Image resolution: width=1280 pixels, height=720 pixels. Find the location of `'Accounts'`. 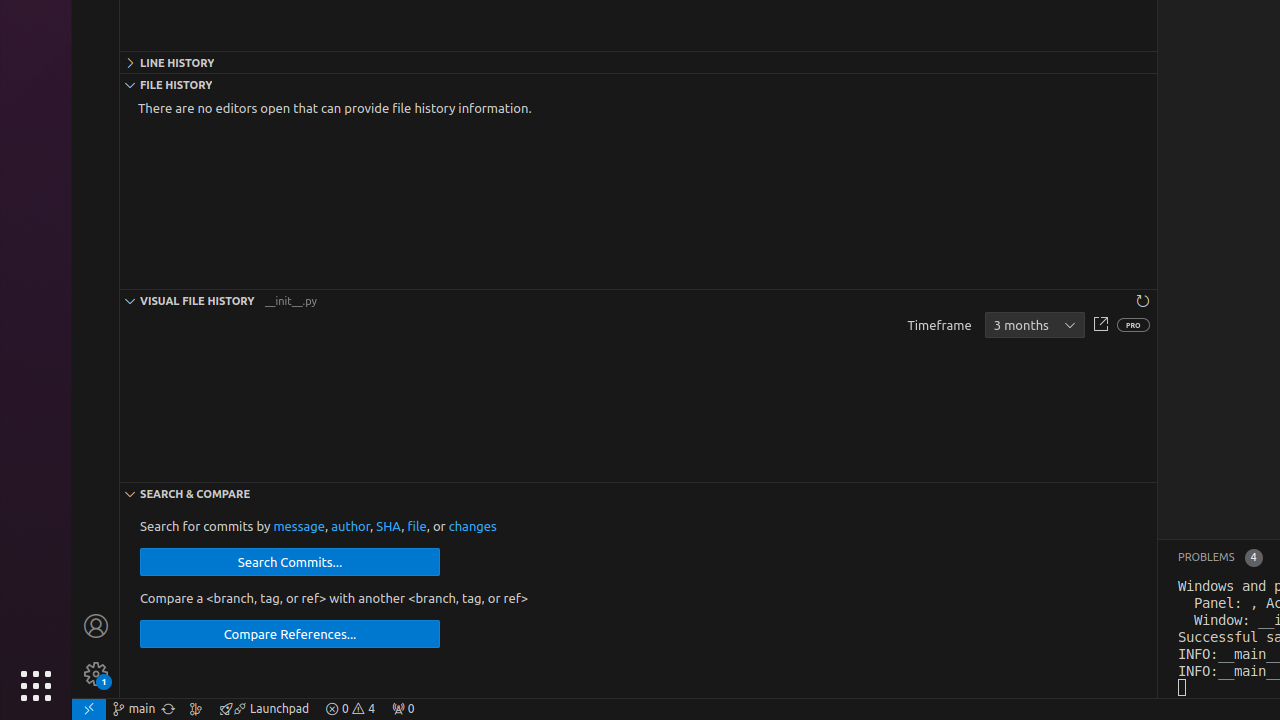

'Accounts' is located at coordinates (95, 624).